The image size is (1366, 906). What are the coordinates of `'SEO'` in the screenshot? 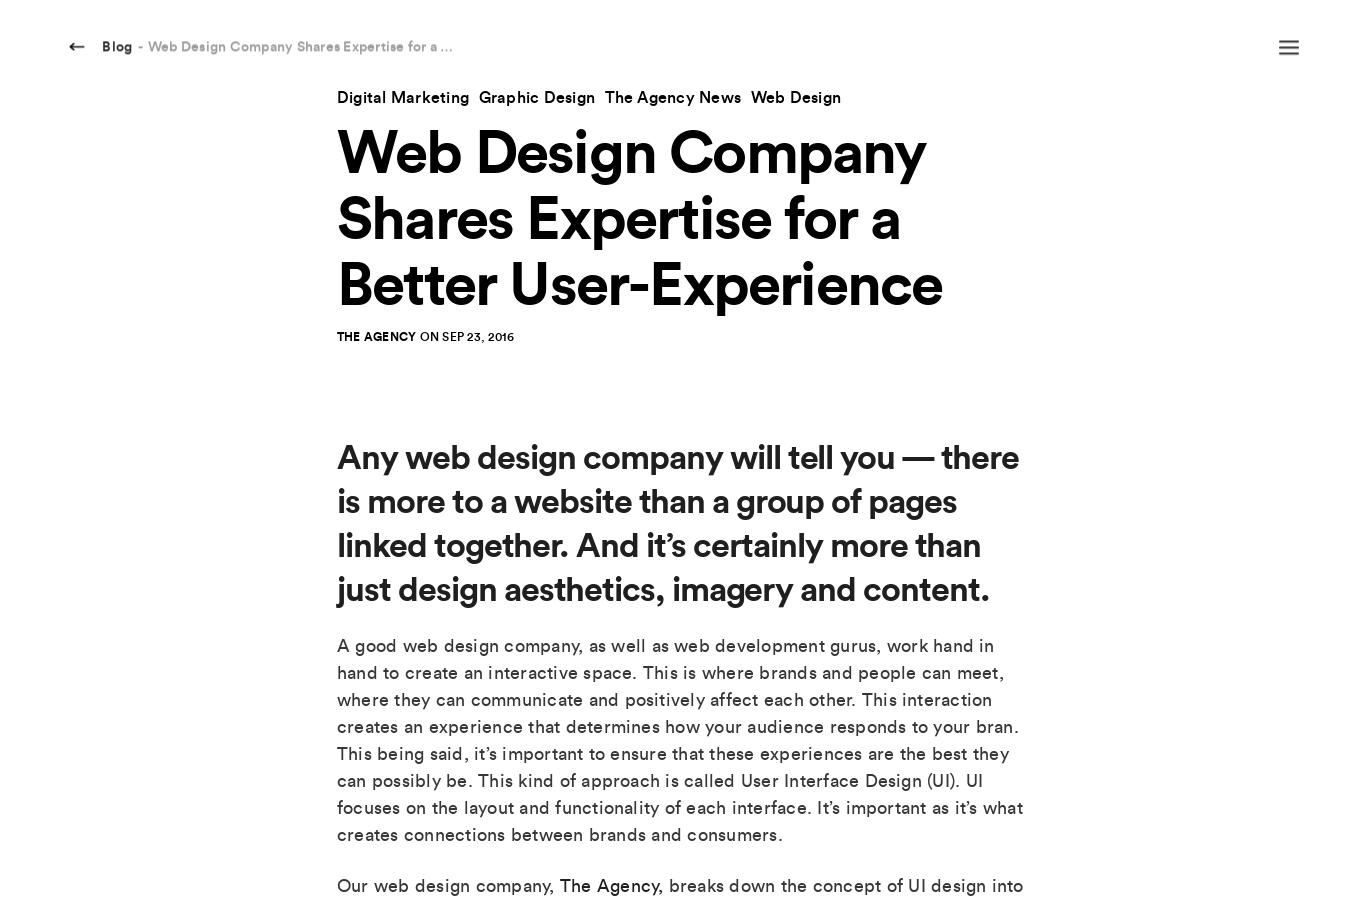 It's located at (741, 858).